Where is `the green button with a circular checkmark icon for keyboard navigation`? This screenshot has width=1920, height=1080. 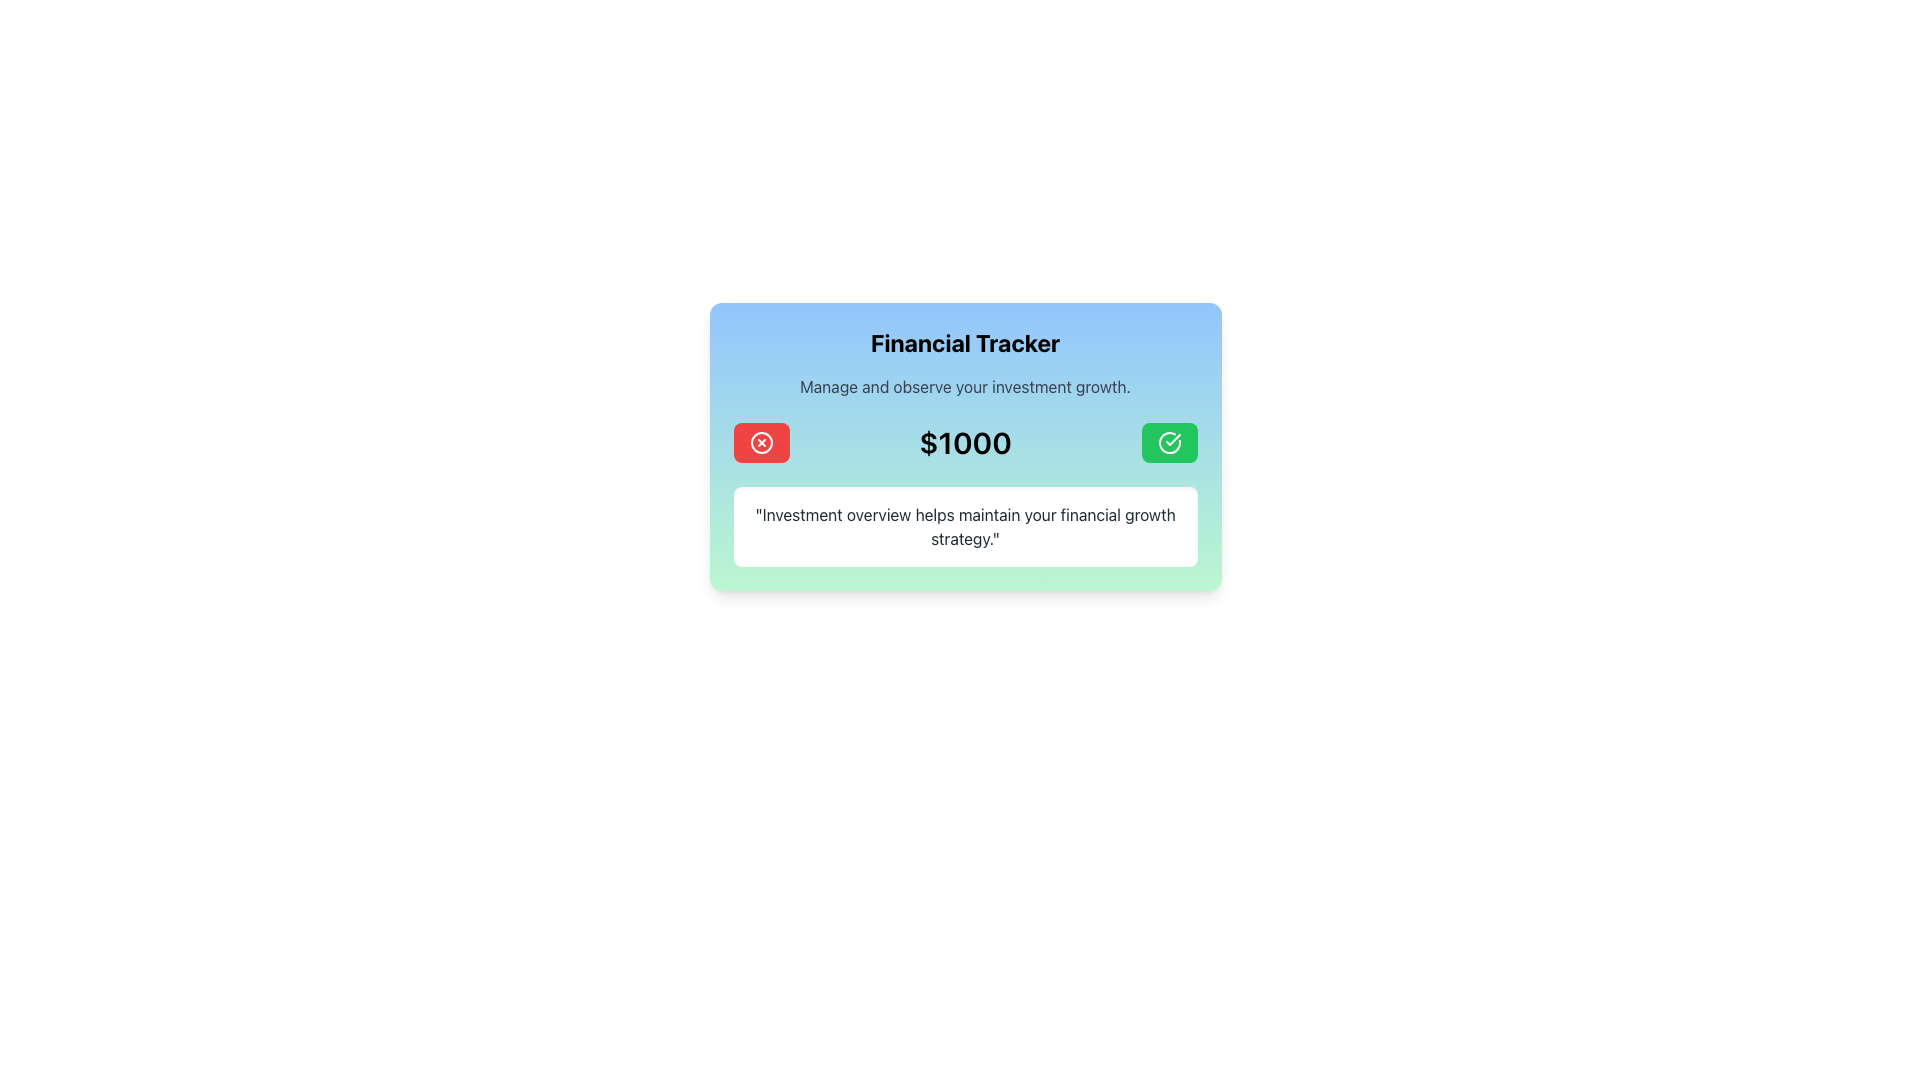
the green button with a circular checkmark icon for keyboard navigation is located at coordinates (1169, 442).